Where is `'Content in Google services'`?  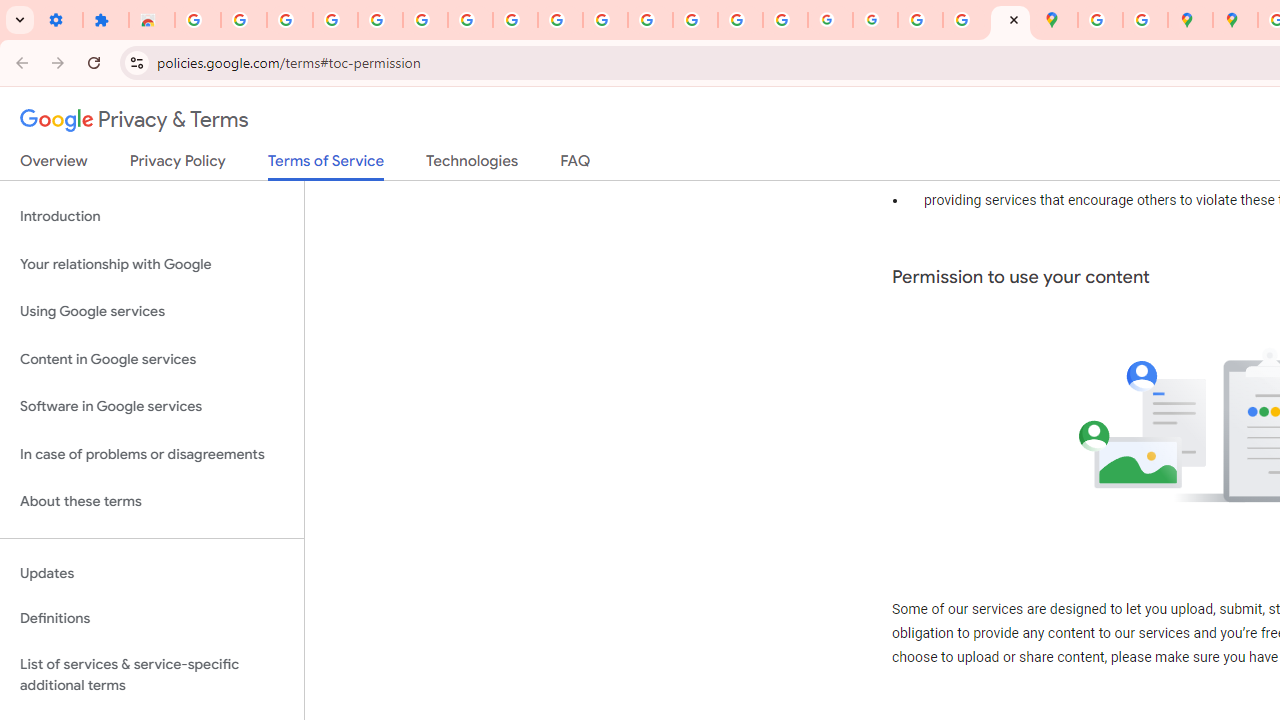
'Content in Google services' is located at coordinates (151, 358).